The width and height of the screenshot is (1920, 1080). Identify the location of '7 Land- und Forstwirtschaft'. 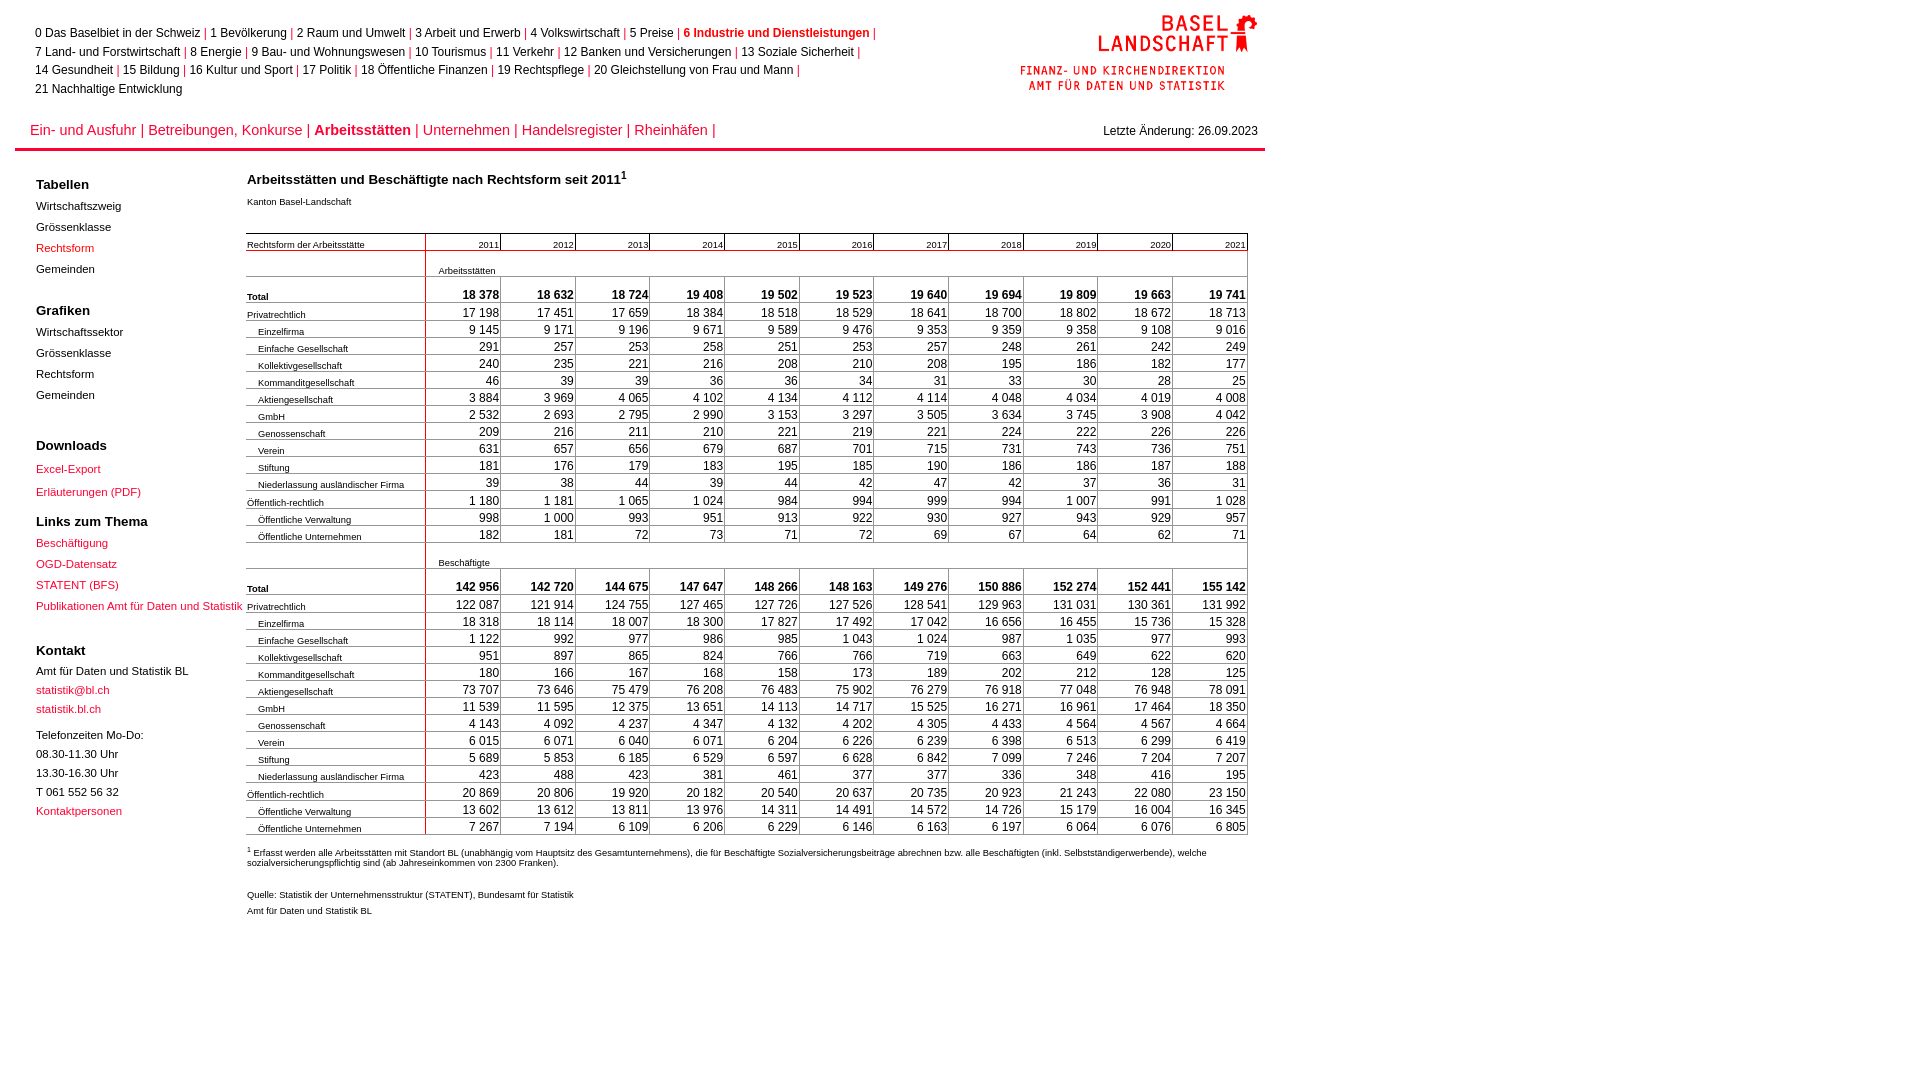
(106, 50).